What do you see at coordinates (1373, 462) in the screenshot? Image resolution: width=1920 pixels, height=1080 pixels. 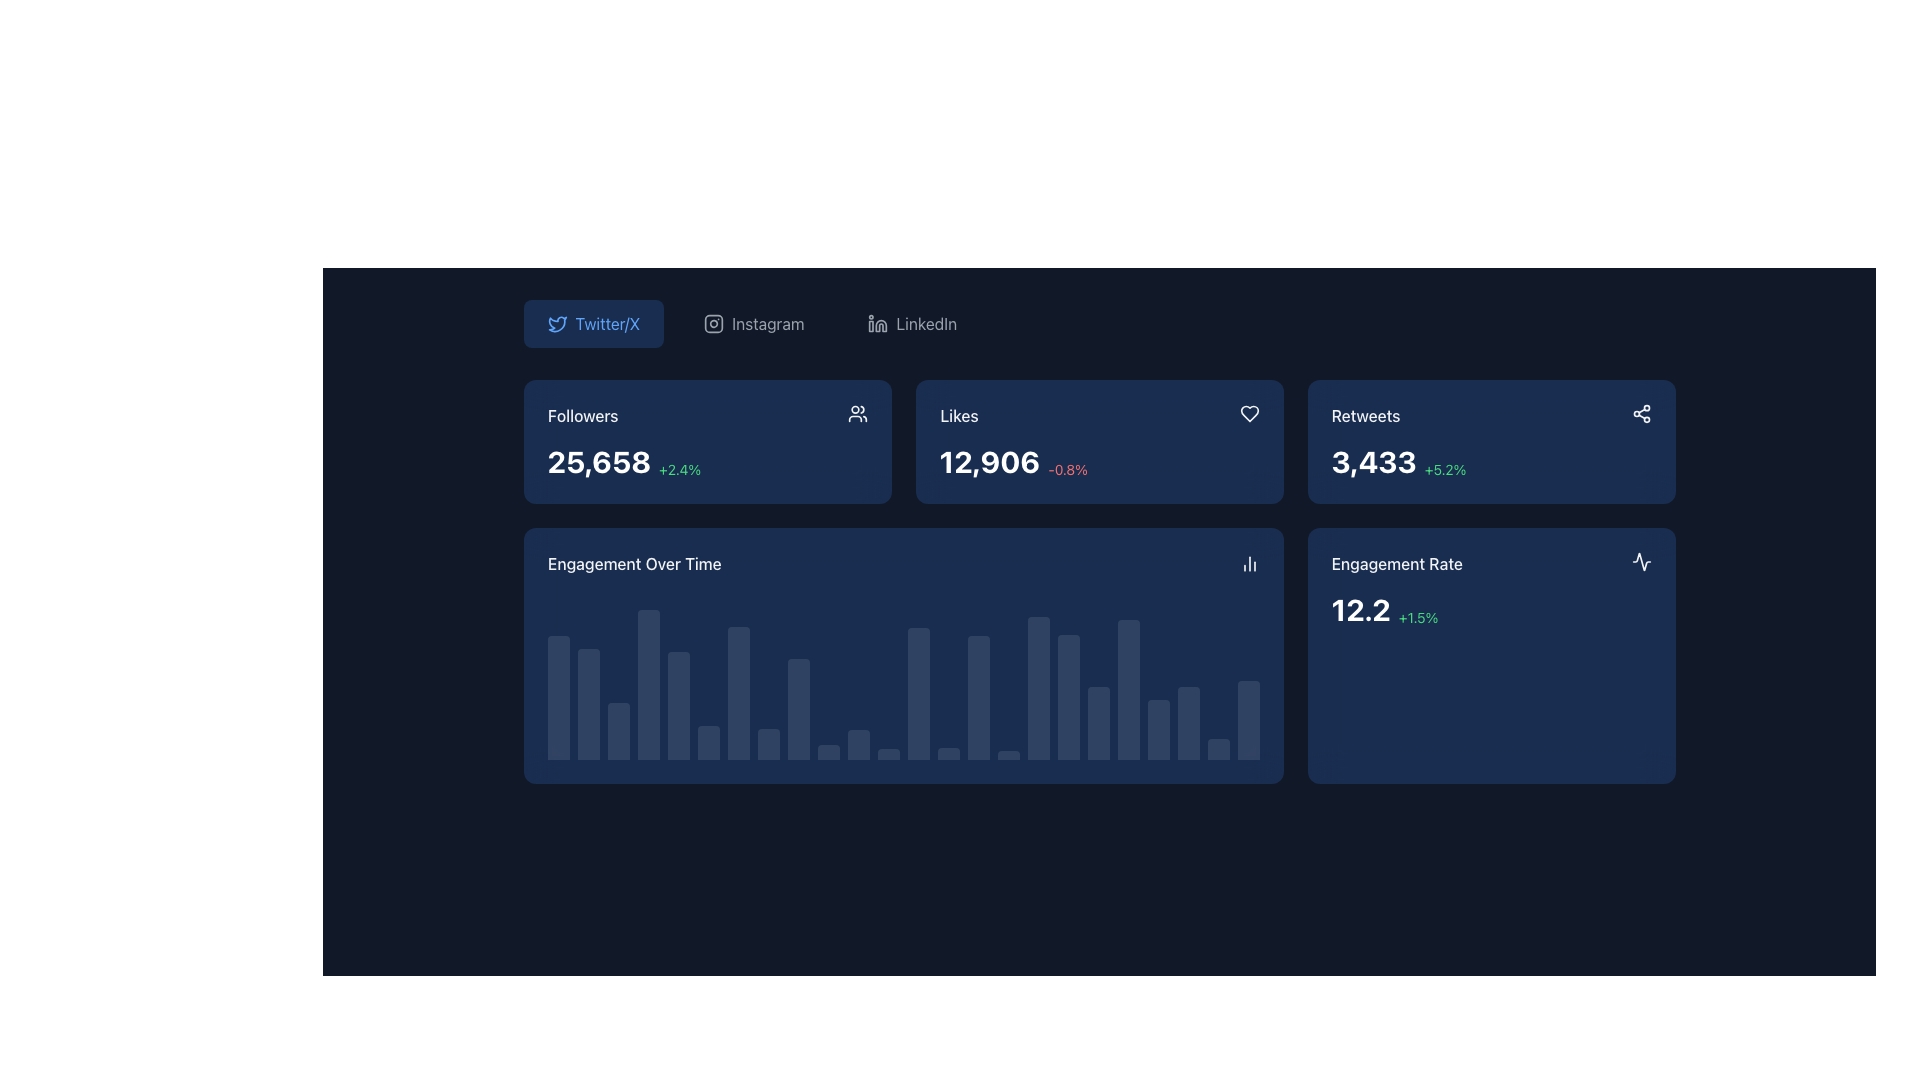 I see `the text label displaying the numerical value for 'Retweets', which is centrally located in the second row, rightmost column of a grid of cards` at bounding box center [1373, 462].